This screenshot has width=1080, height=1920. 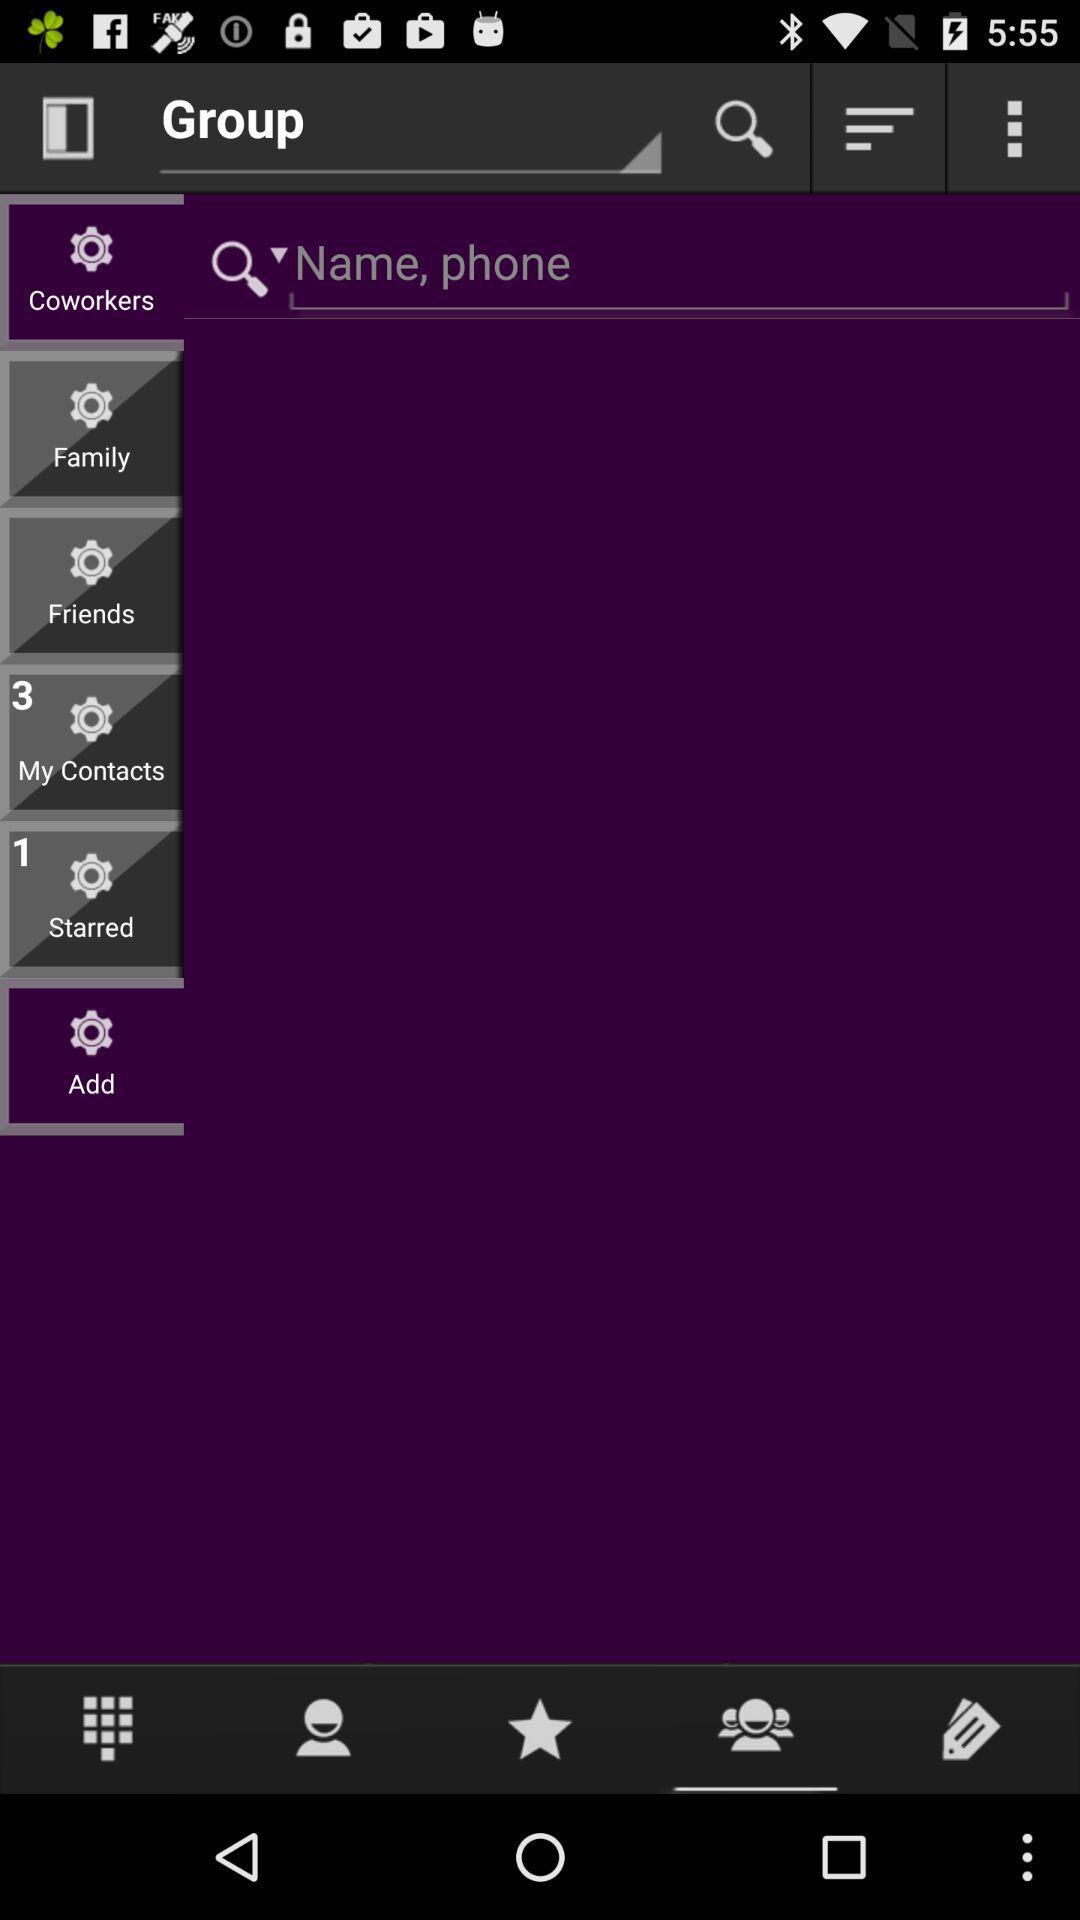 I want to click on search, so click(x=240, y=264).